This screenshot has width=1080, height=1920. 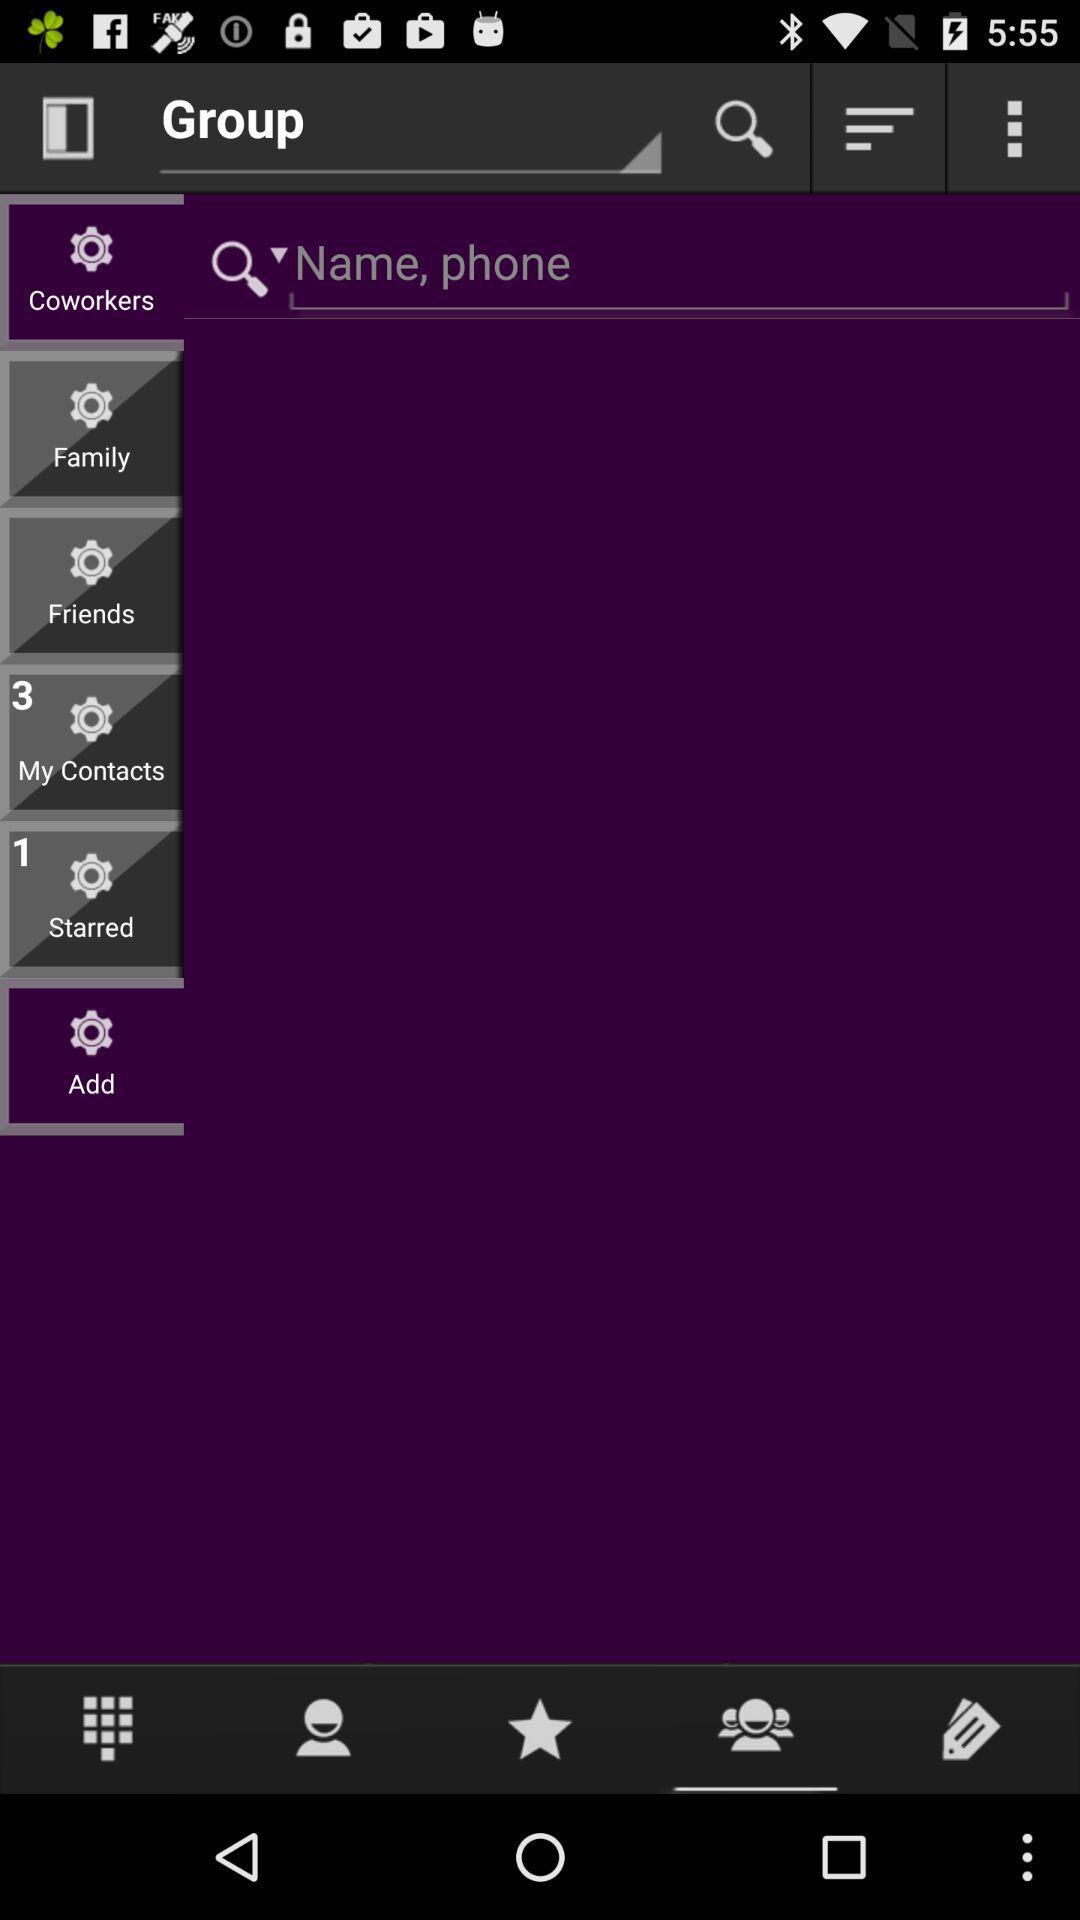 I want to click on search, so click(x=240, y=264).